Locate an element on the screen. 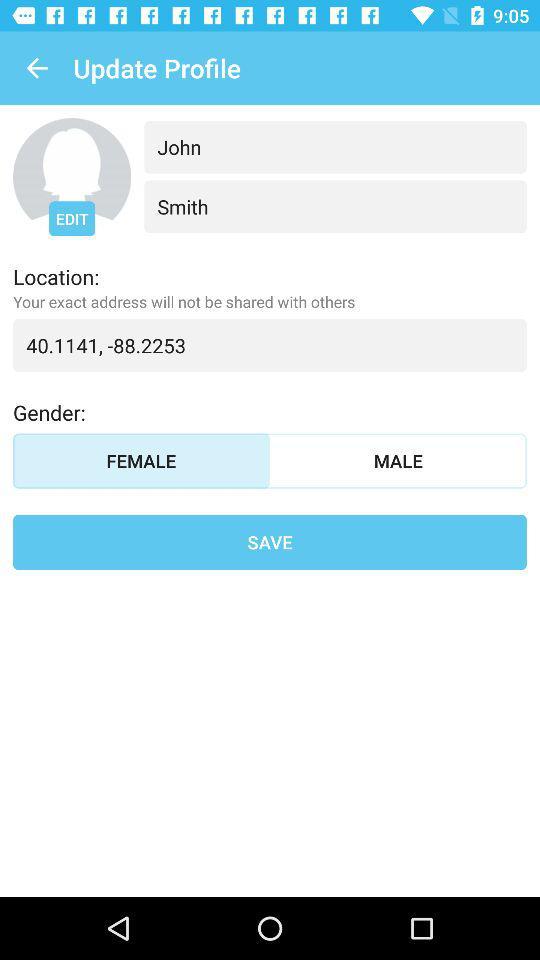  the female item is located at coordinates (140, 461).